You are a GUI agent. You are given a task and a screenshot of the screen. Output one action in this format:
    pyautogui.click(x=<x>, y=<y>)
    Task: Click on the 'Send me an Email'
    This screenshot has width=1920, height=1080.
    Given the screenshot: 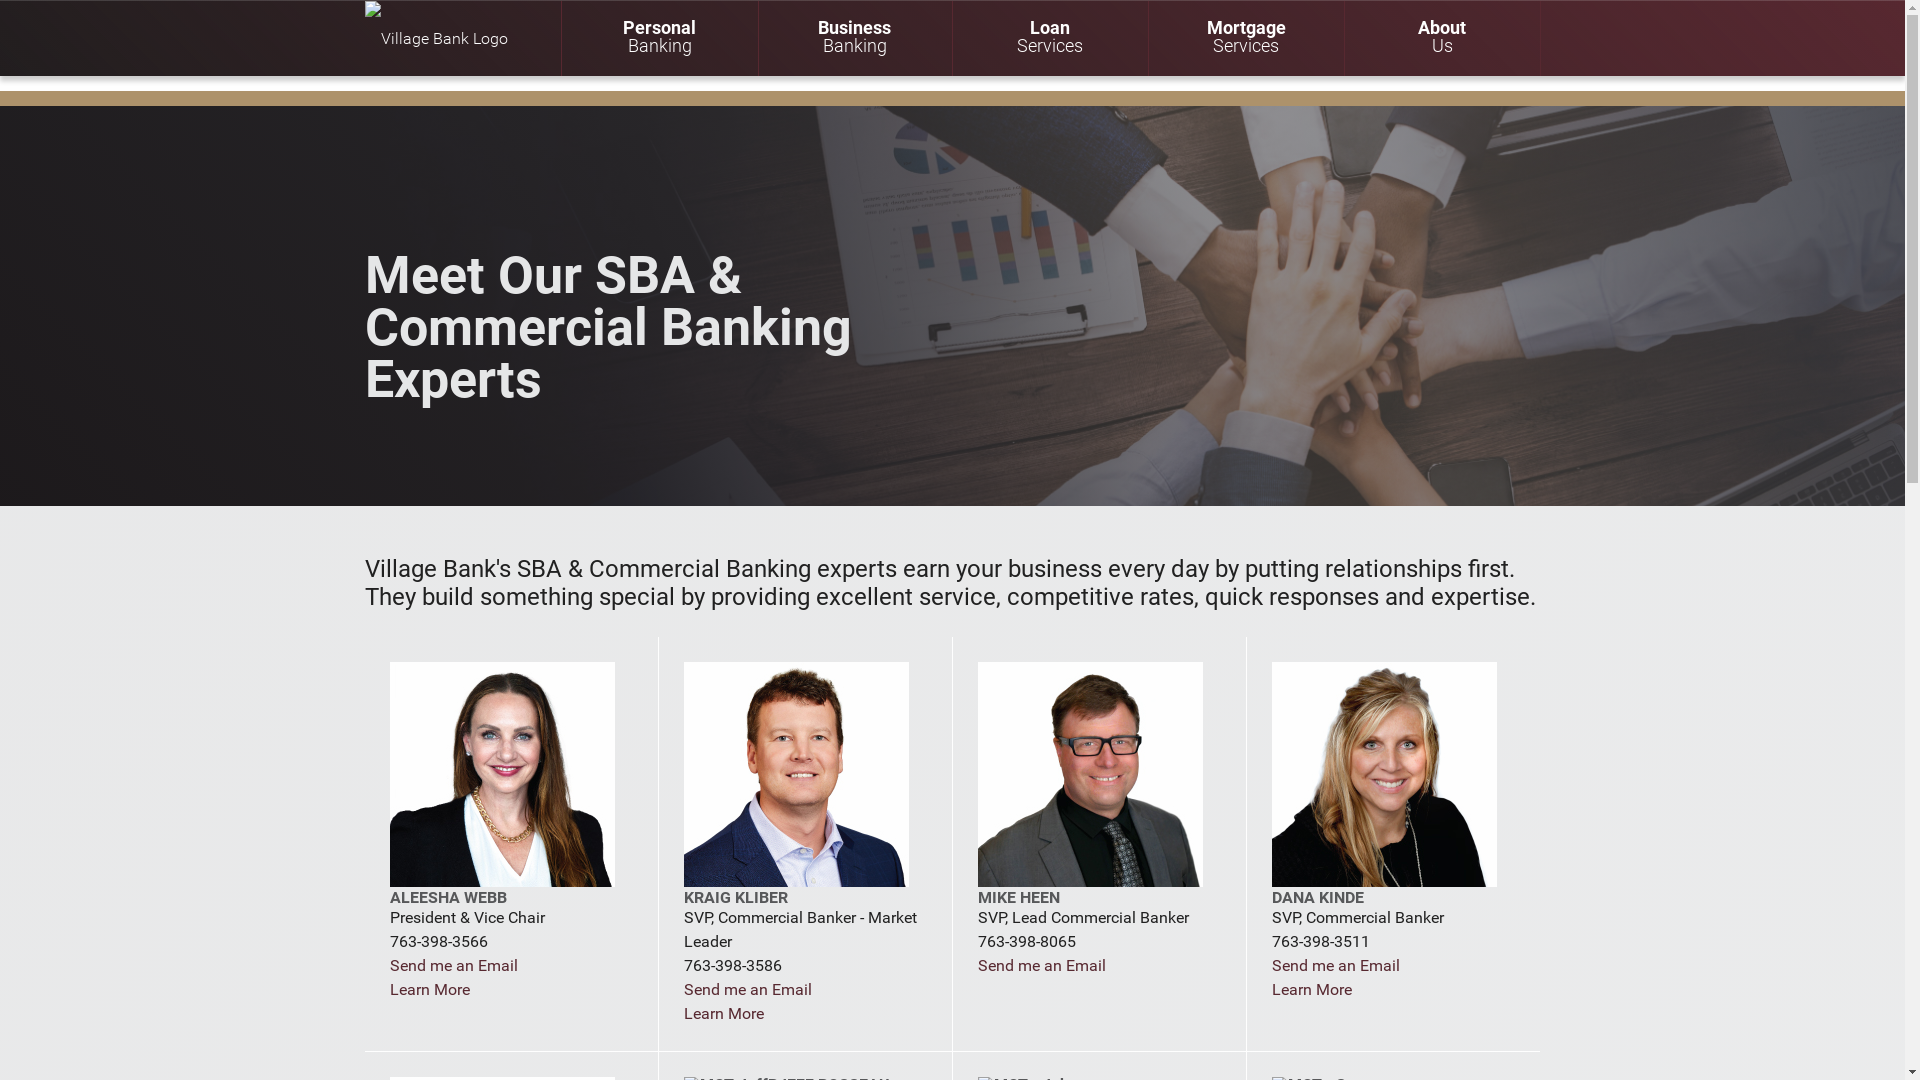 What is the action you would take?
    pyautogui.click(x=453, y=964)
    